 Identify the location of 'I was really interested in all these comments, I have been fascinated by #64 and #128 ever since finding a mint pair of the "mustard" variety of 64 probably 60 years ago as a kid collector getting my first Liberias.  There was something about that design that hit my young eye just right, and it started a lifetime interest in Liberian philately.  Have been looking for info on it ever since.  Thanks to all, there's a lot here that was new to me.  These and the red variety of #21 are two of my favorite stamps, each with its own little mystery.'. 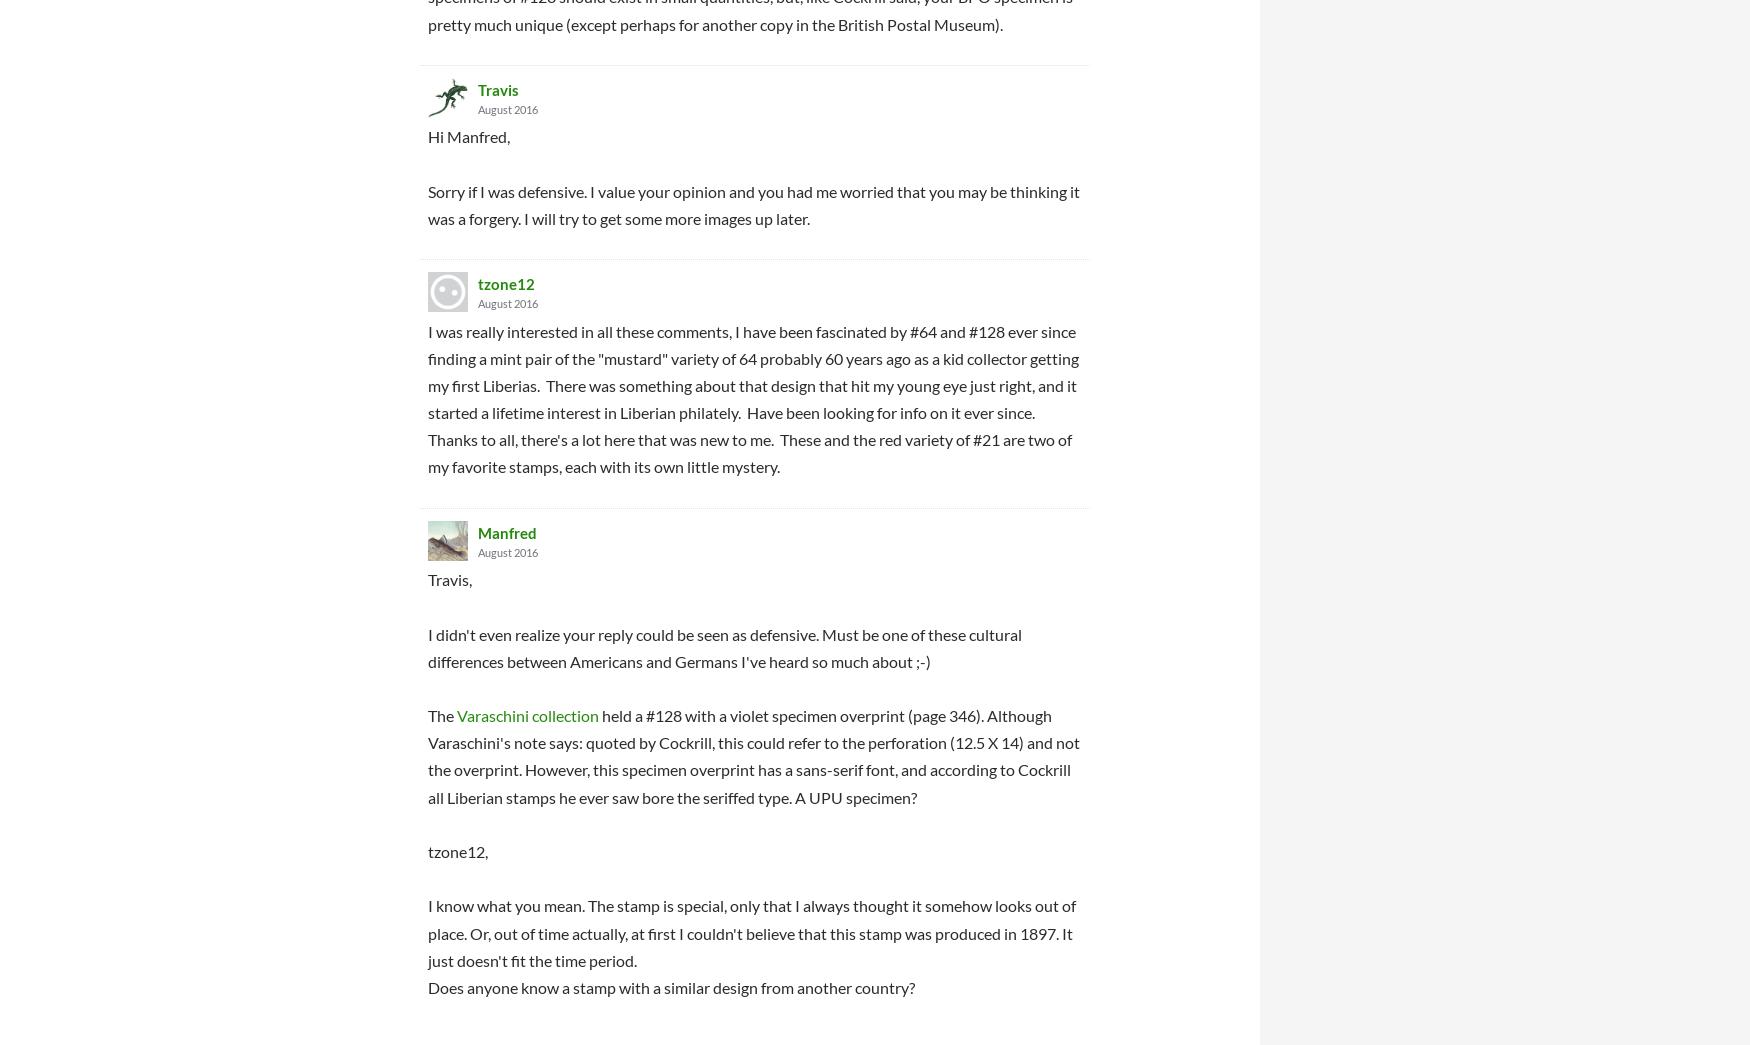
(752, 397).